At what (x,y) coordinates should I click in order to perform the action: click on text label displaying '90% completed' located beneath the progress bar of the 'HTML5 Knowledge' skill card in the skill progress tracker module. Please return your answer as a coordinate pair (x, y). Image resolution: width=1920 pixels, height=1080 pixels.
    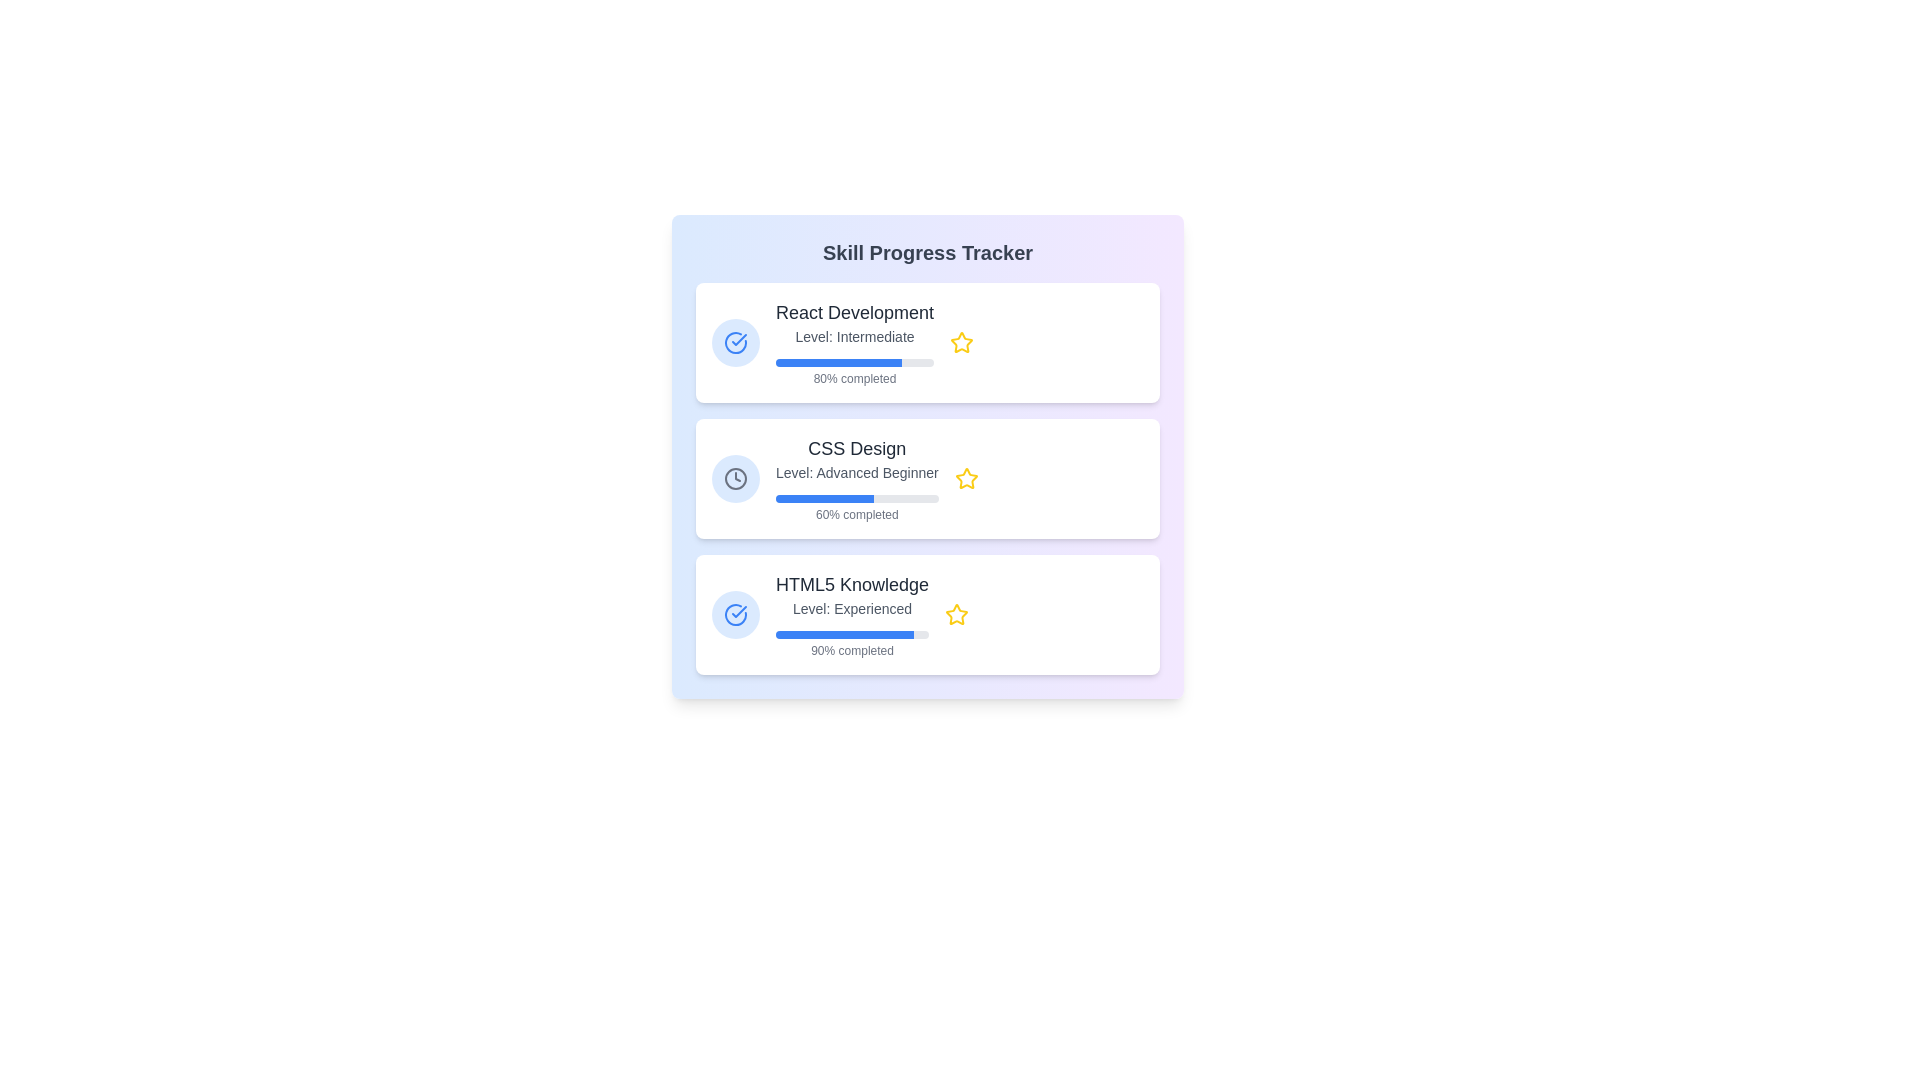
    Looking at the image, I should click on (852, 651).